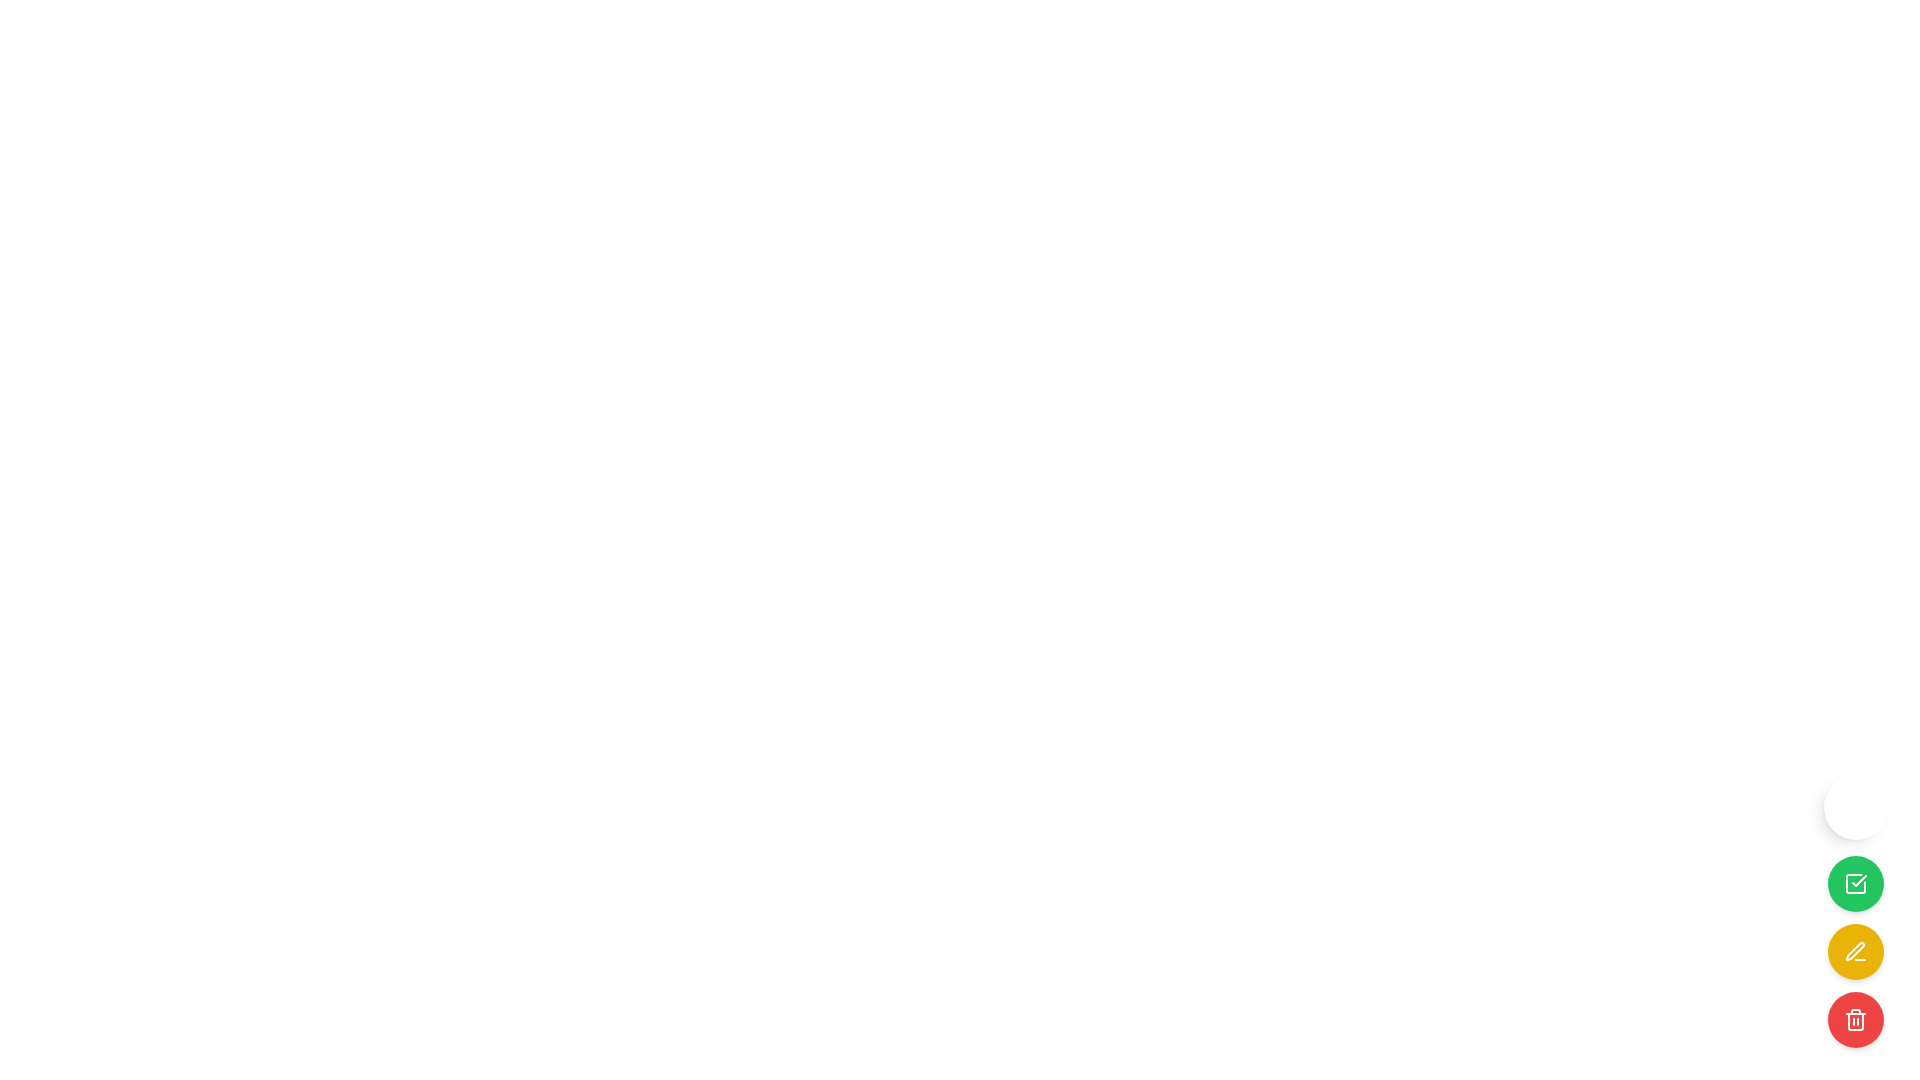 The height and width of the screenshot is (1080, 1920). What do you see at coordinates (1855, 882) in the screenshot?
I see `the approval or confirmation icon located in the bottom-right corner of the interface, which is the topmost among three vertically aligned circular icons, enclosed in a green circular background` at bounding box center [1855, 882].